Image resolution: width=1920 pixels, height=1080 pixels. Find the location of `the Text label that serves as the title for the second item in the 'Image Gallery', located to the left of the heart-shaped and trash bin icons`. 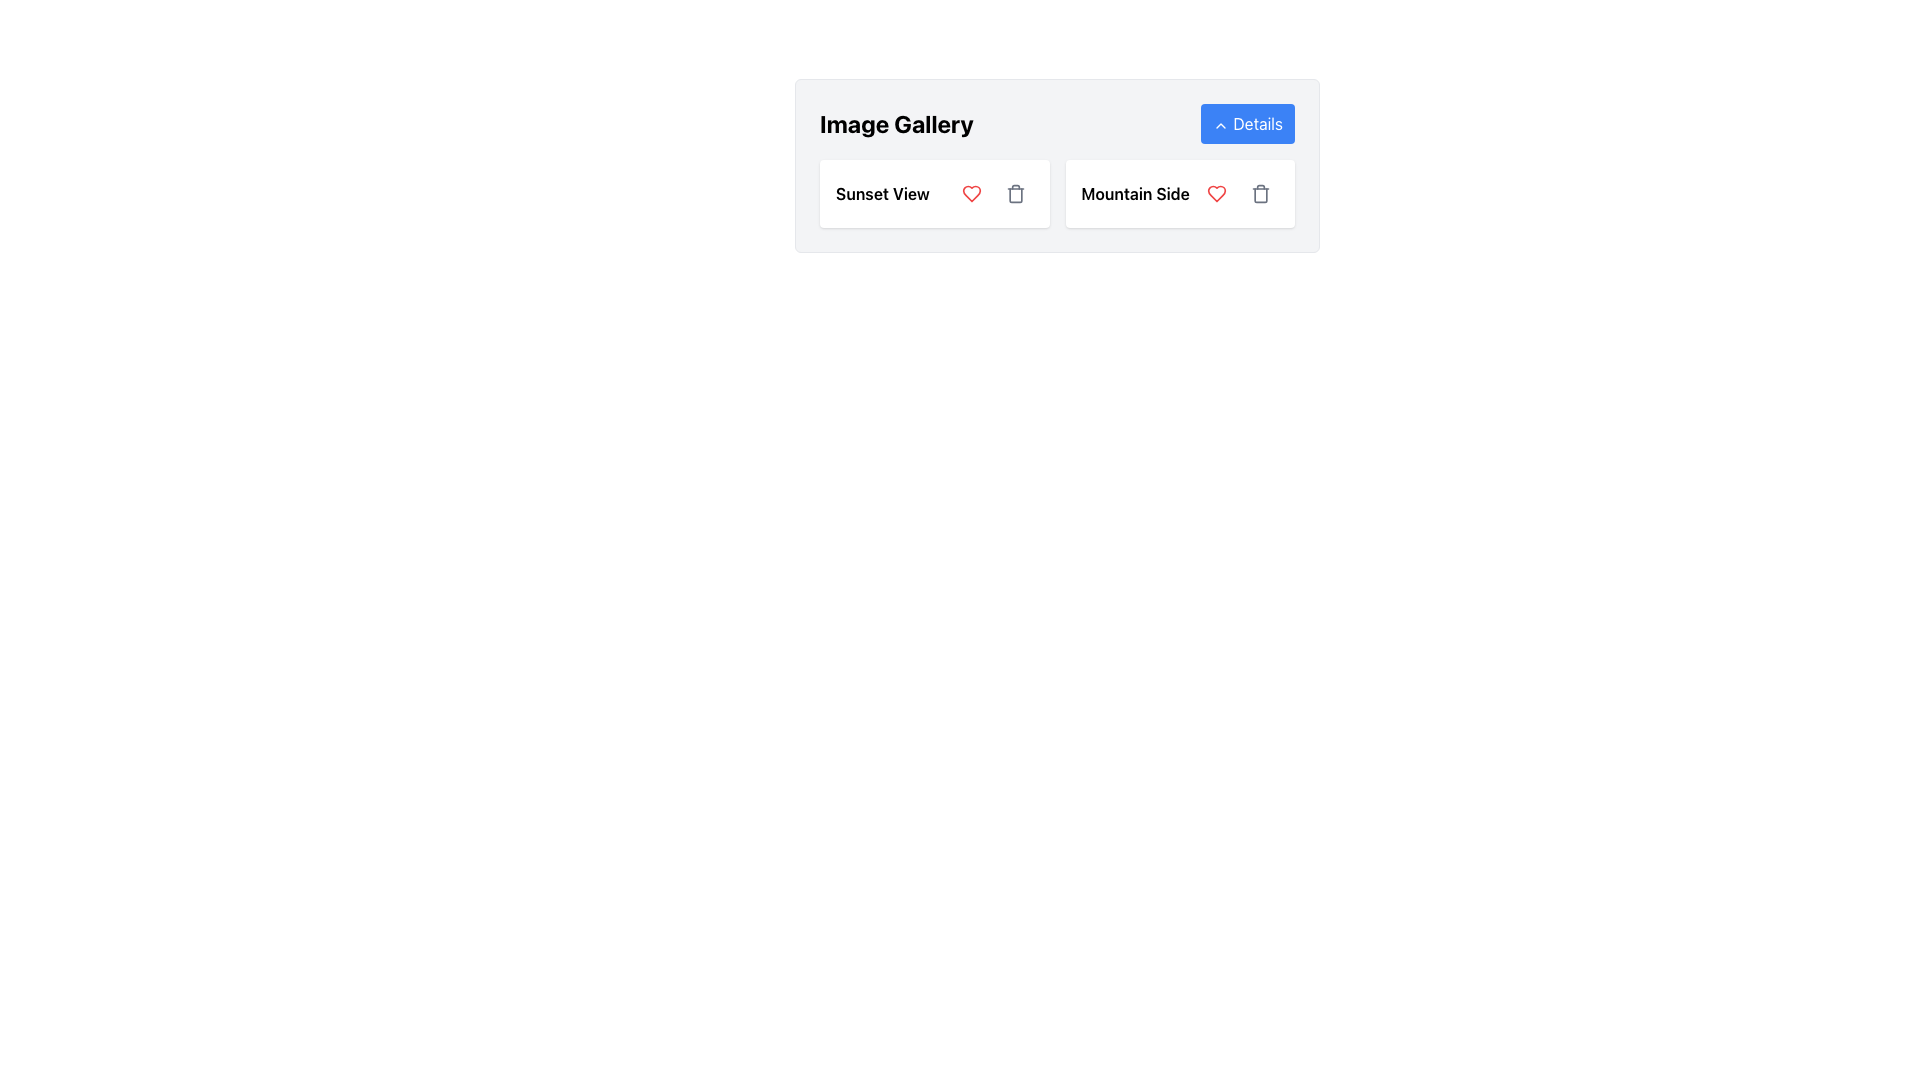

the Text label that serves as the title for the second item in the 'Image Gallery', located to the left of the heart-shaped and trash bin icons is located at coordinates (1135, 193).